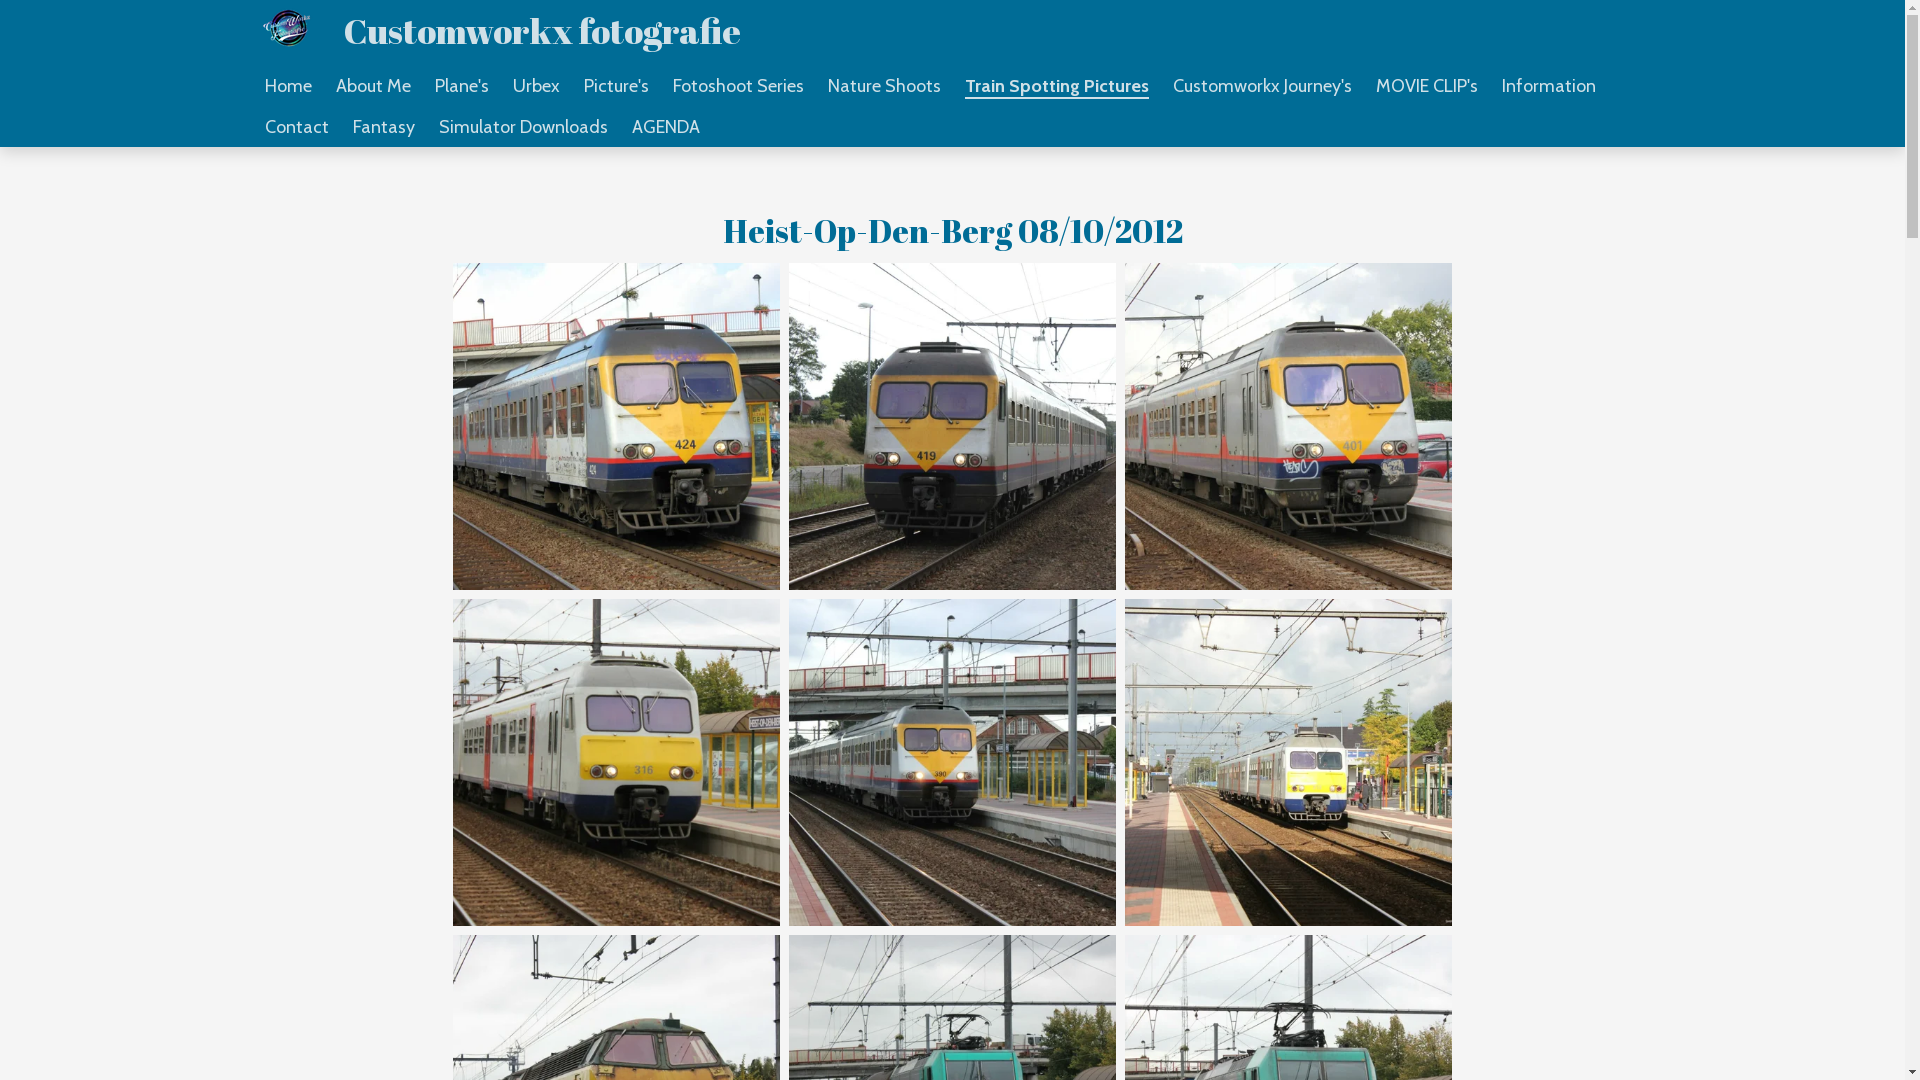 This screenshot has width=1920, height=1080. I want to click on 'Fotoshoot Series', so click(736, 84).